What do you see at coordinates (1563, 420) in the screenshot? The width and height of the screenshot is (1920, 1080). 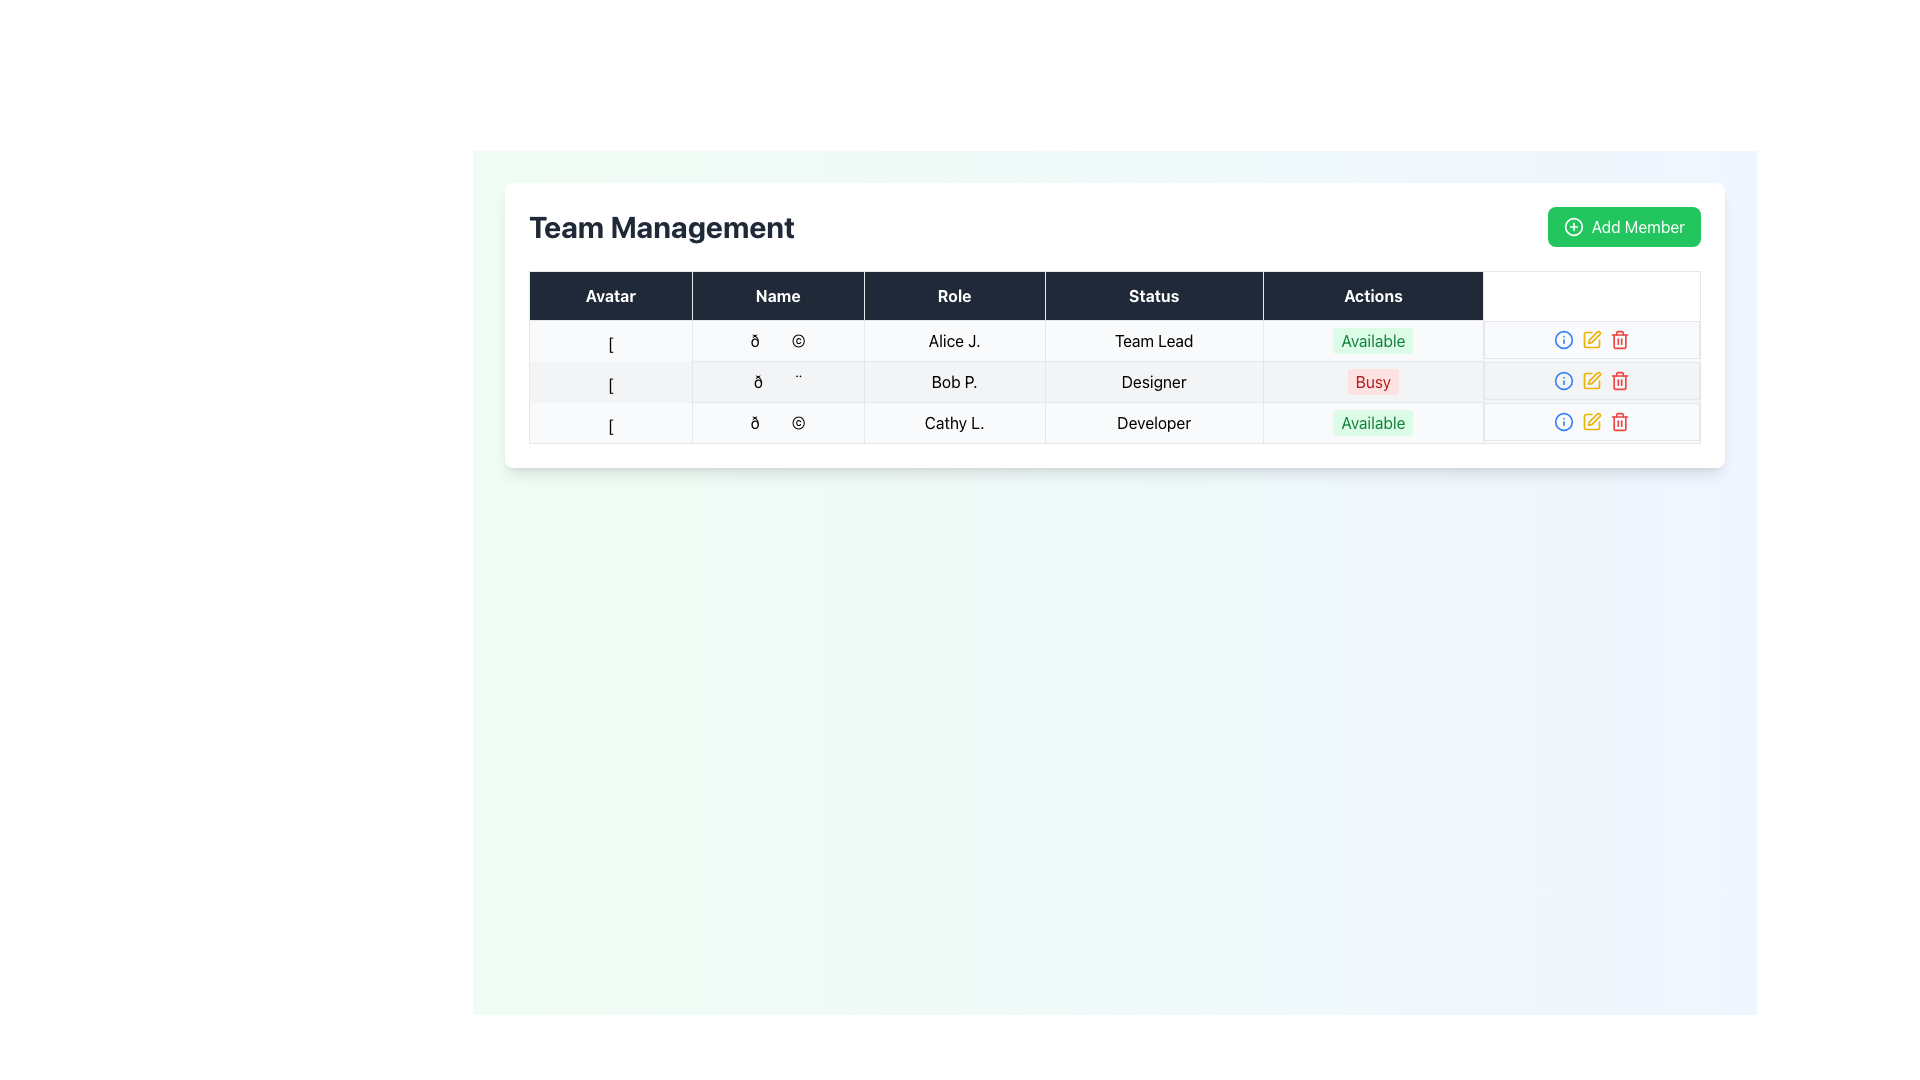 I see `the circular SVG shape with a stroke width of 2, located in the 'Actions' column of the last row of the table` at bounding box center [1563, 420].